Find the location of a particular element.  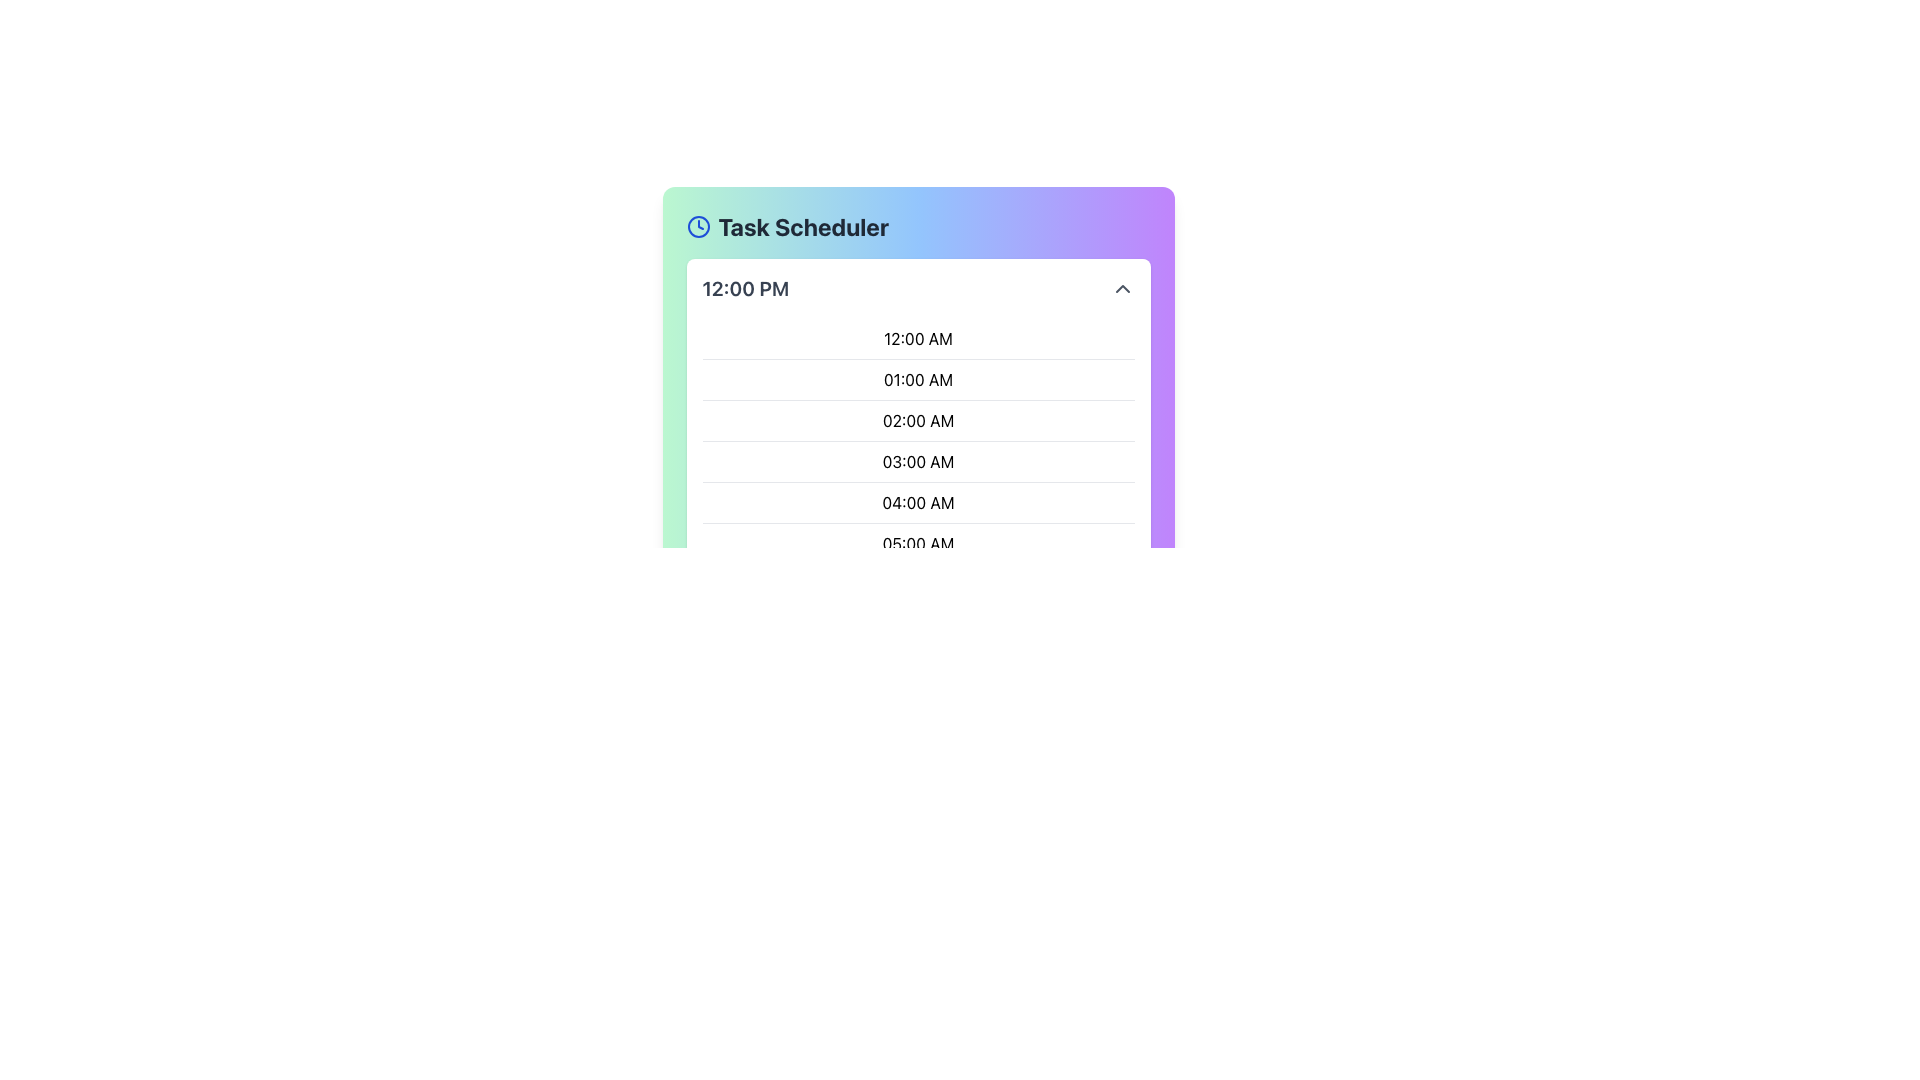

the static time display label showing '04:00 AM', which is the fifth item in the vertical list of time entries is located at coordinates (917, 501).